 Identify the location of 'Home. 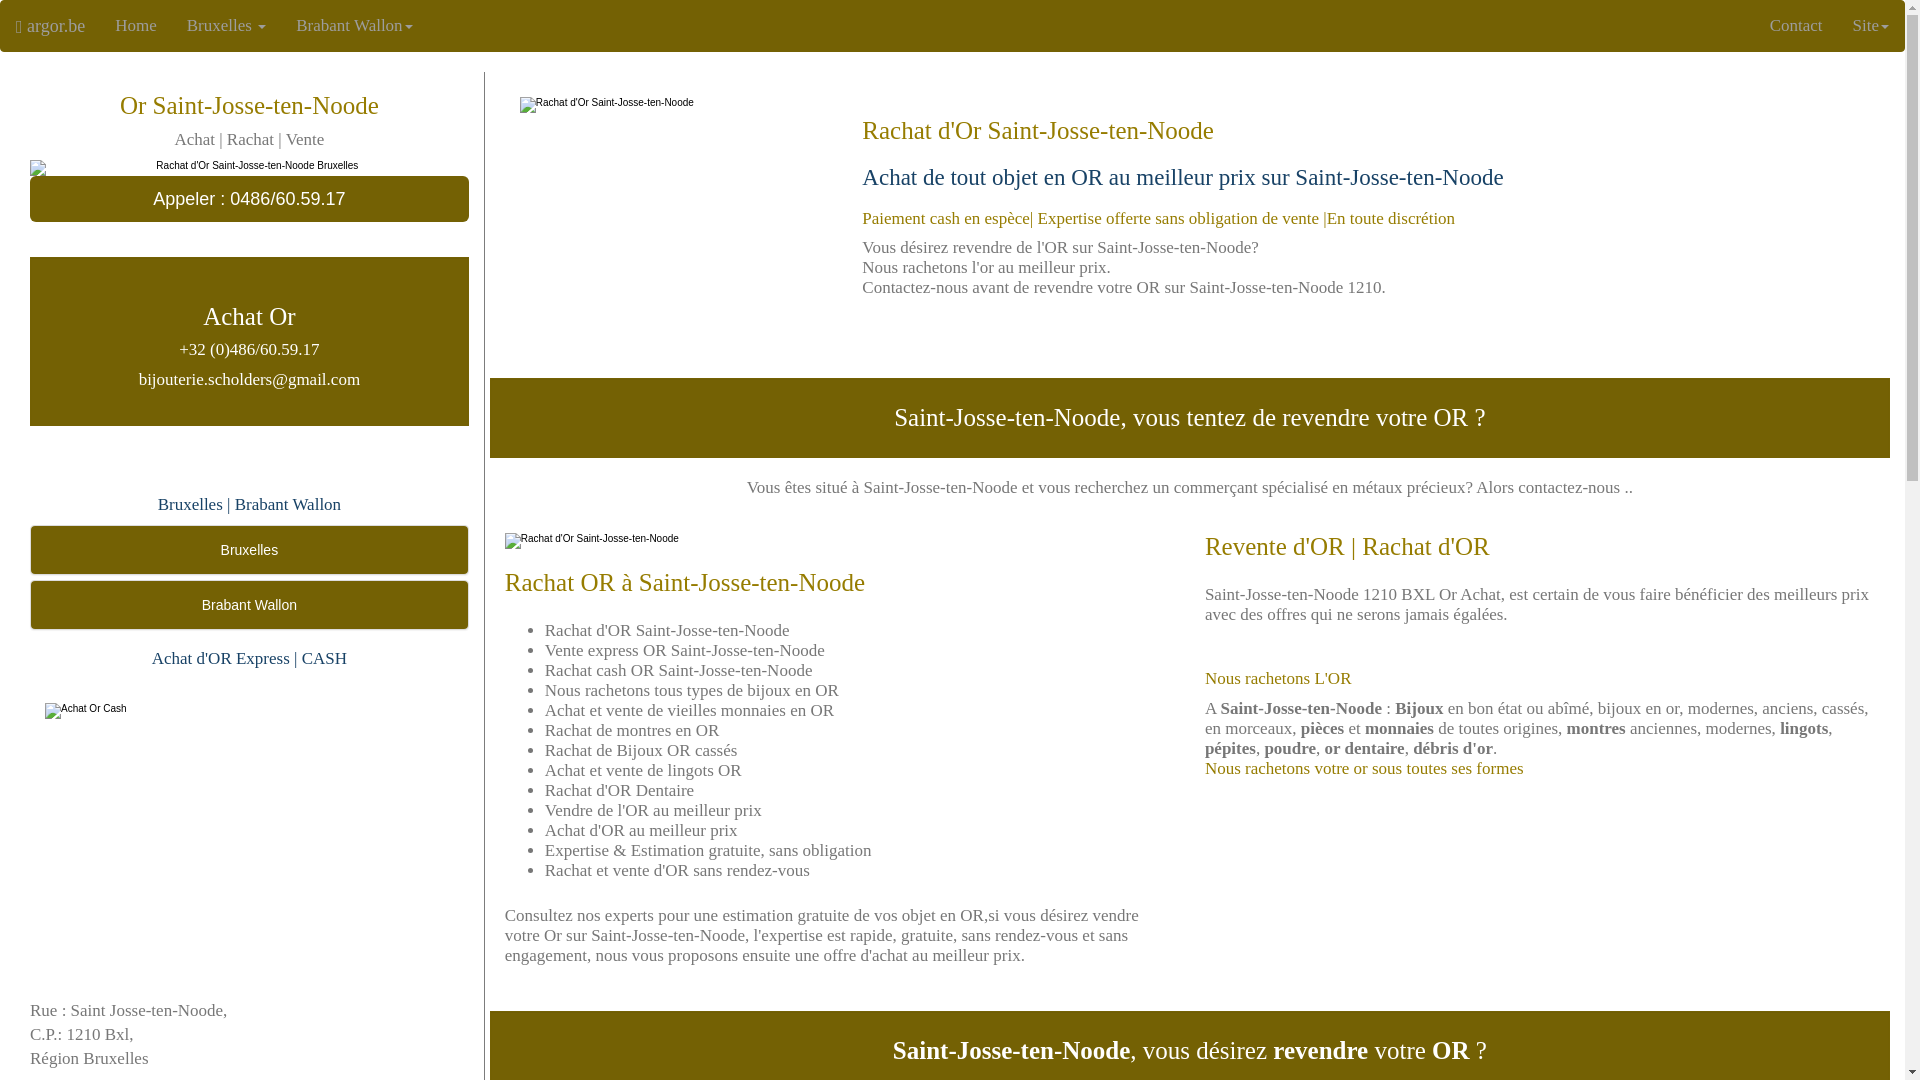
(134, 26).